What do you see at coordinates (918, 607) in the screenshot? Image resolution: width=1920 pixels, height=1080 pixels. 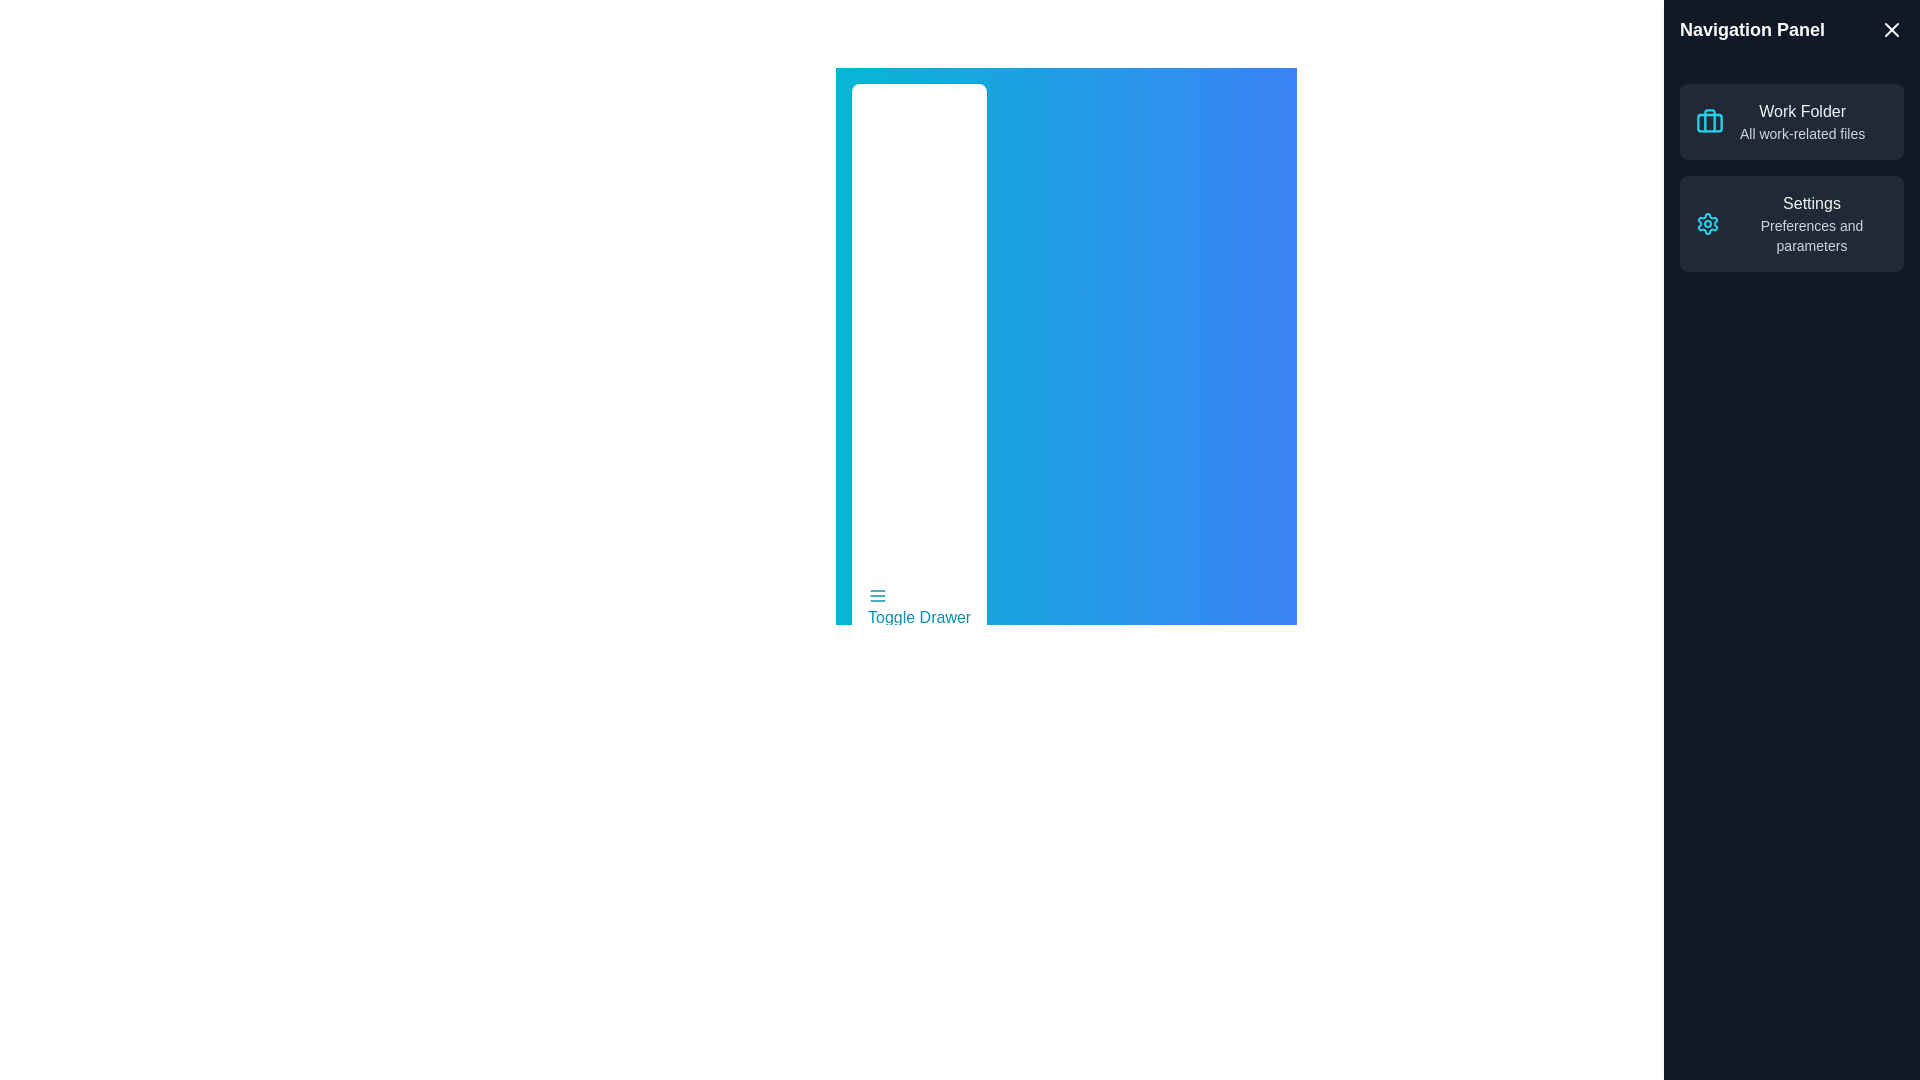 I see `the 'Toggle Drawer' button to toggle the visibility of the drawer` at bounding box center [918, 607].